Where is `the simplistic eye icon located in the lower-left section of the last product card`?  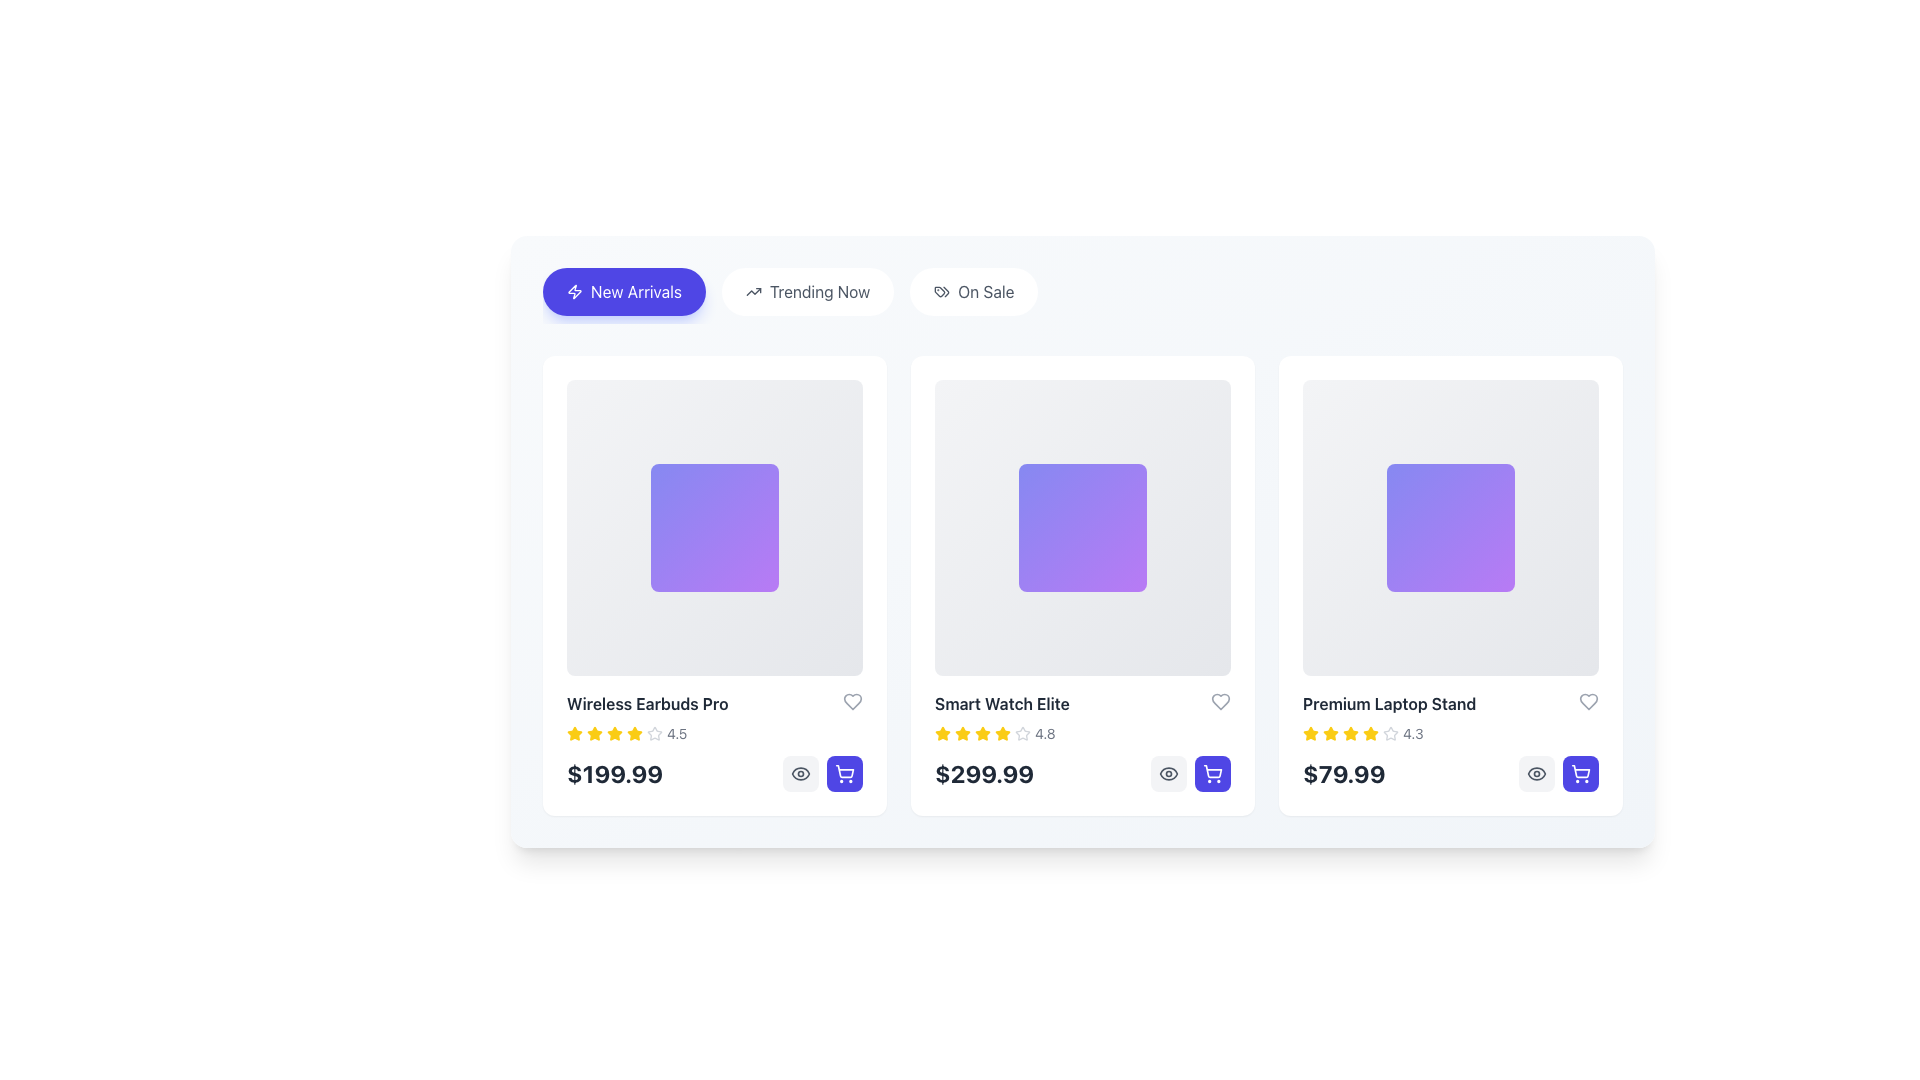
the simplistic eye icon located in the lower-left section of the last product card is located at coordinates (1535, 773).